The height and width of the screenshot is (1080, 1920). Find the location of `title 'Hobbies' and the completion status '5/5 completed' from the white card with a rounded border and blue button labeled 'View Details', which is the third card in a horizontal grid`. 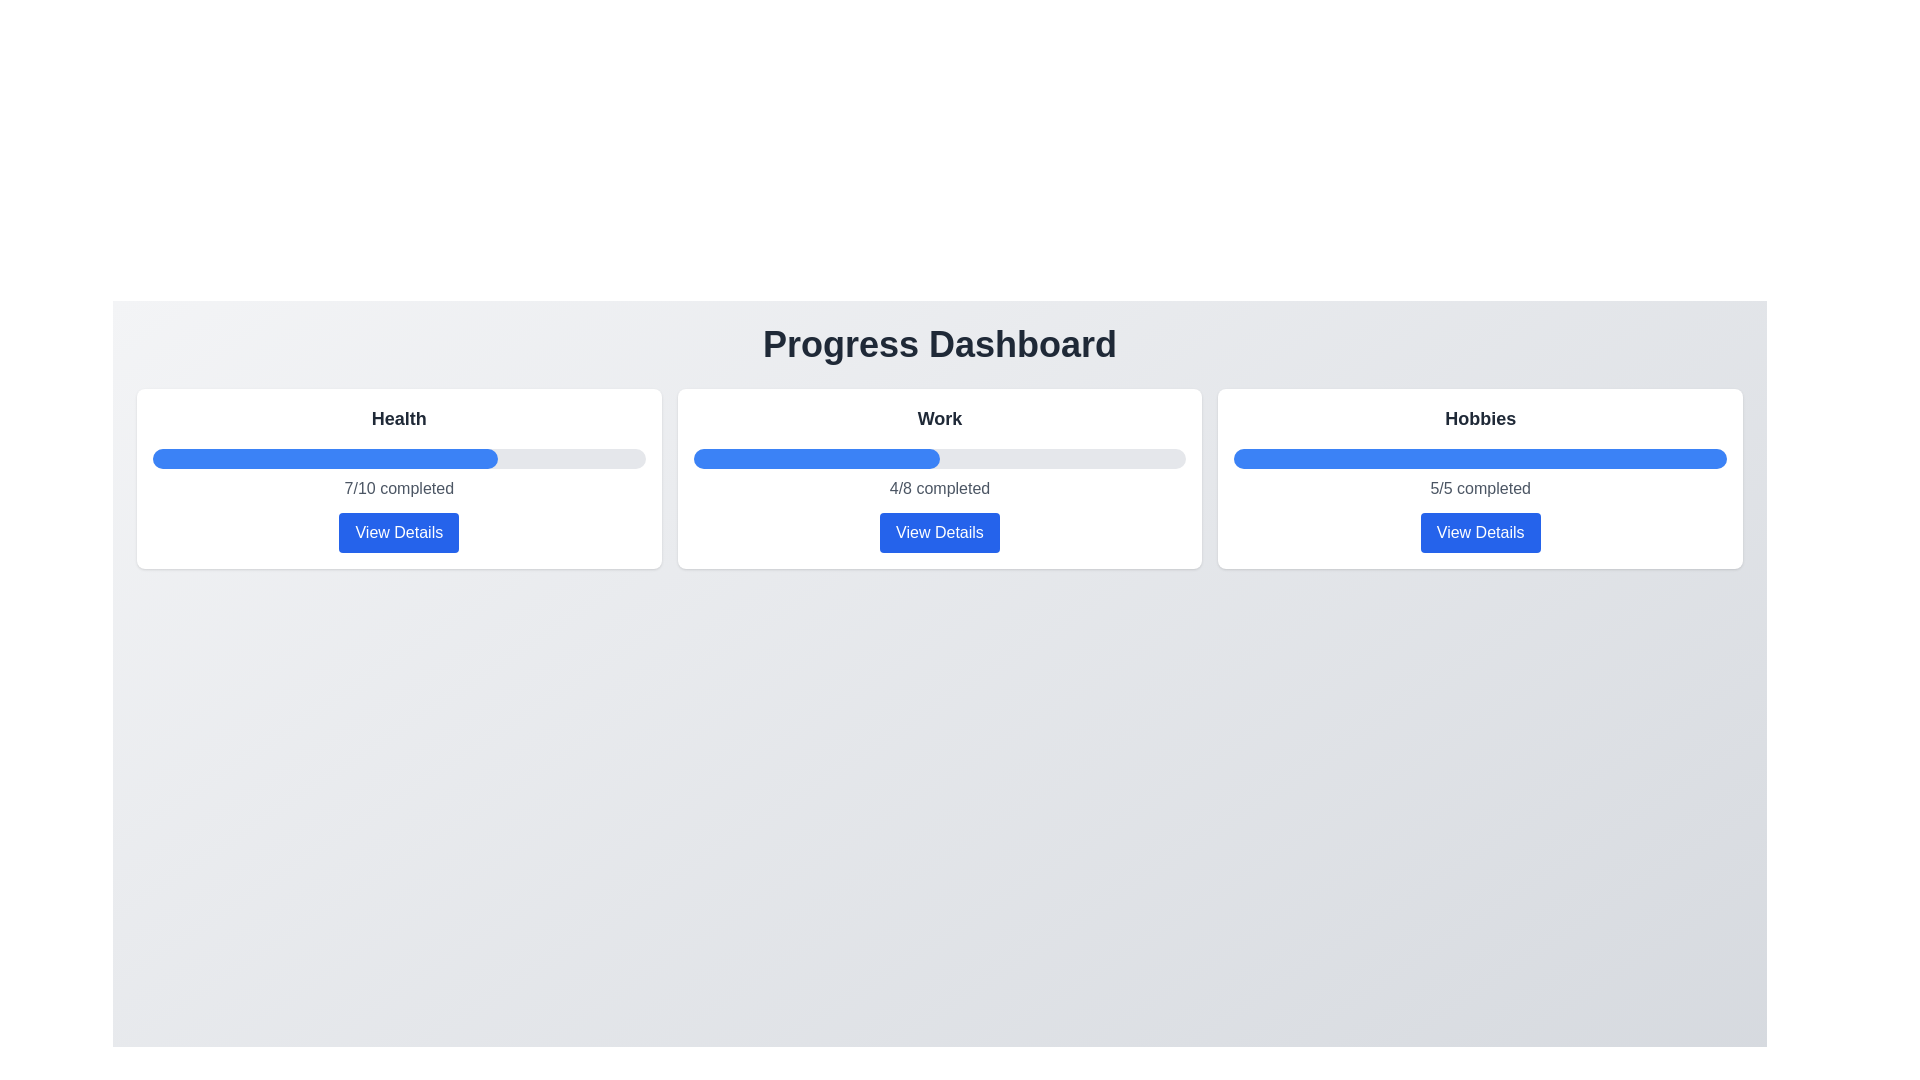

title 'Hobbies' and the completion status '5/5 completed' from the white card with a rounded border and blue button labeled 'View Details', which is the third card in a horizontal grid is located at coordinates (1480, 478).